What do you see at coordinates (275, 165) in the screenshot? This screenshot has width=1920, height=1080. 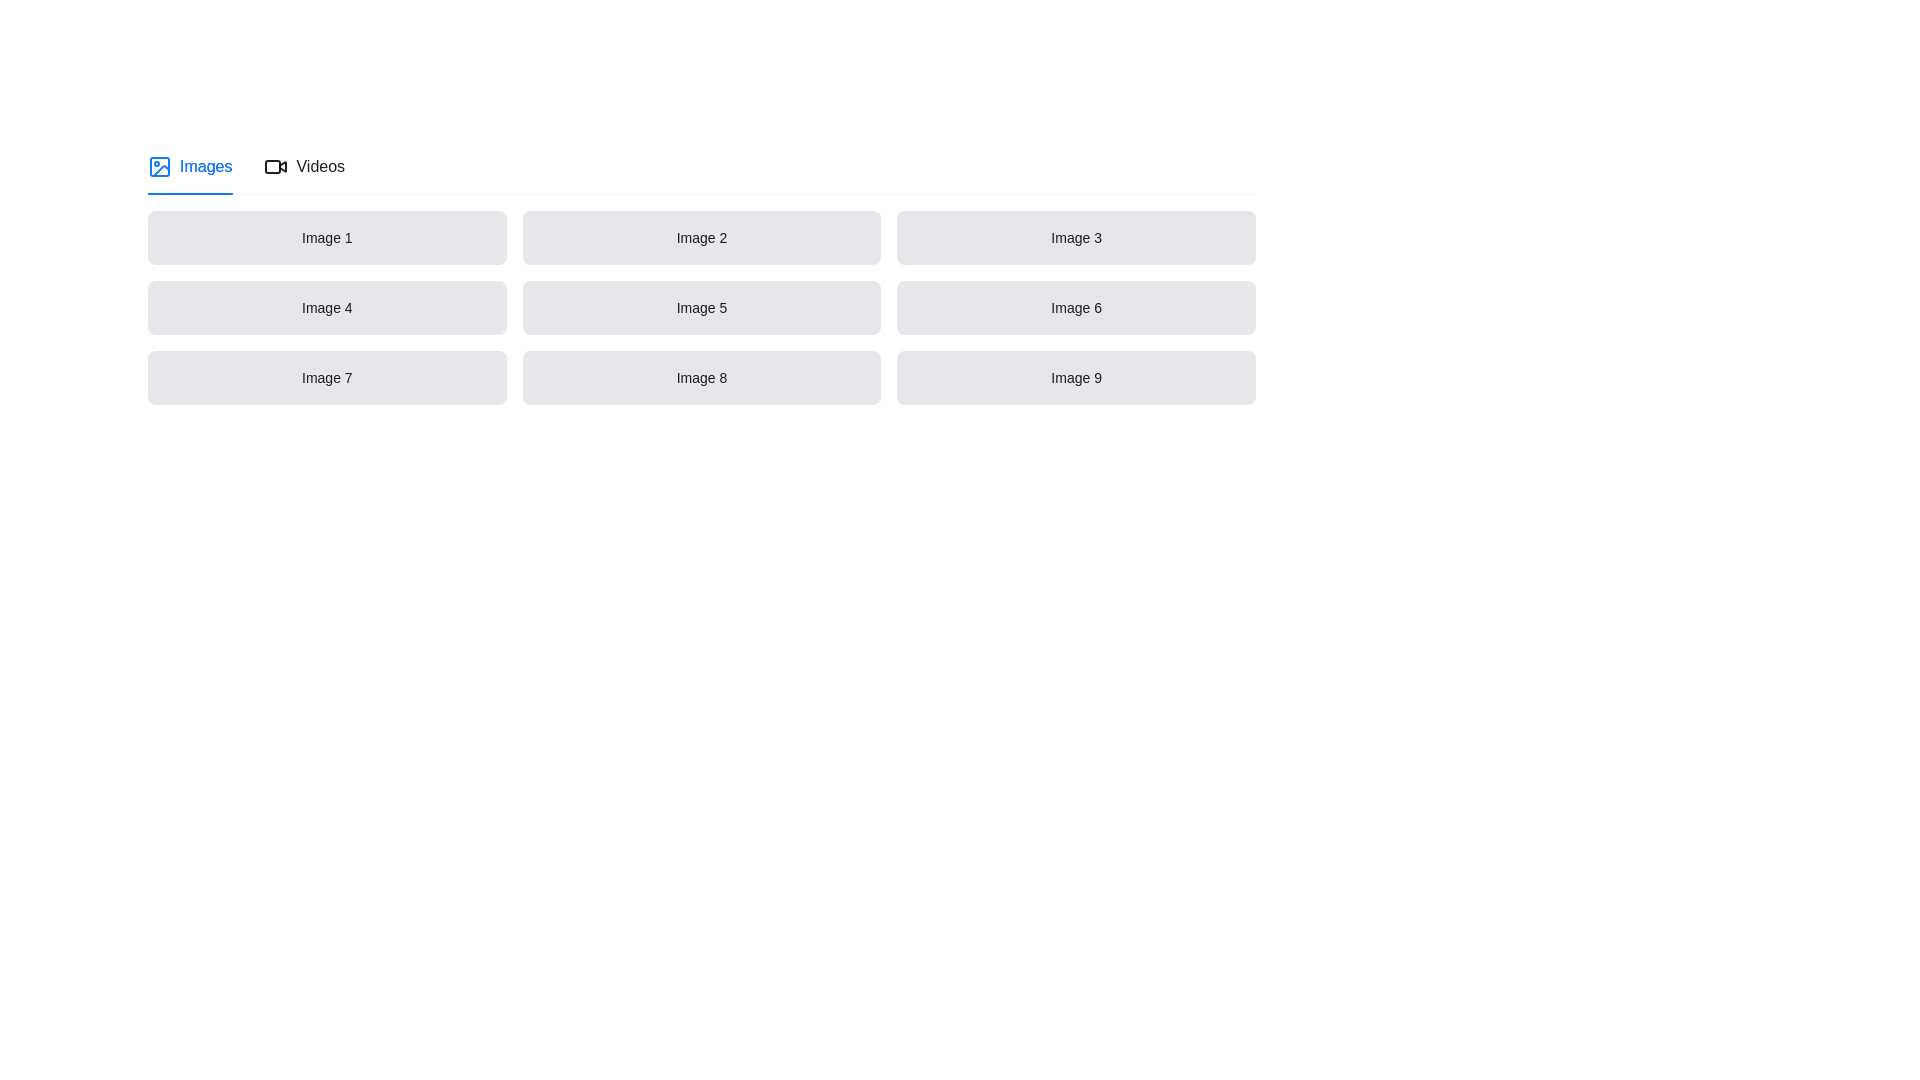 I see `the simplified video camera icon in line-art style located in the header section` at bounding box center [275, 165].